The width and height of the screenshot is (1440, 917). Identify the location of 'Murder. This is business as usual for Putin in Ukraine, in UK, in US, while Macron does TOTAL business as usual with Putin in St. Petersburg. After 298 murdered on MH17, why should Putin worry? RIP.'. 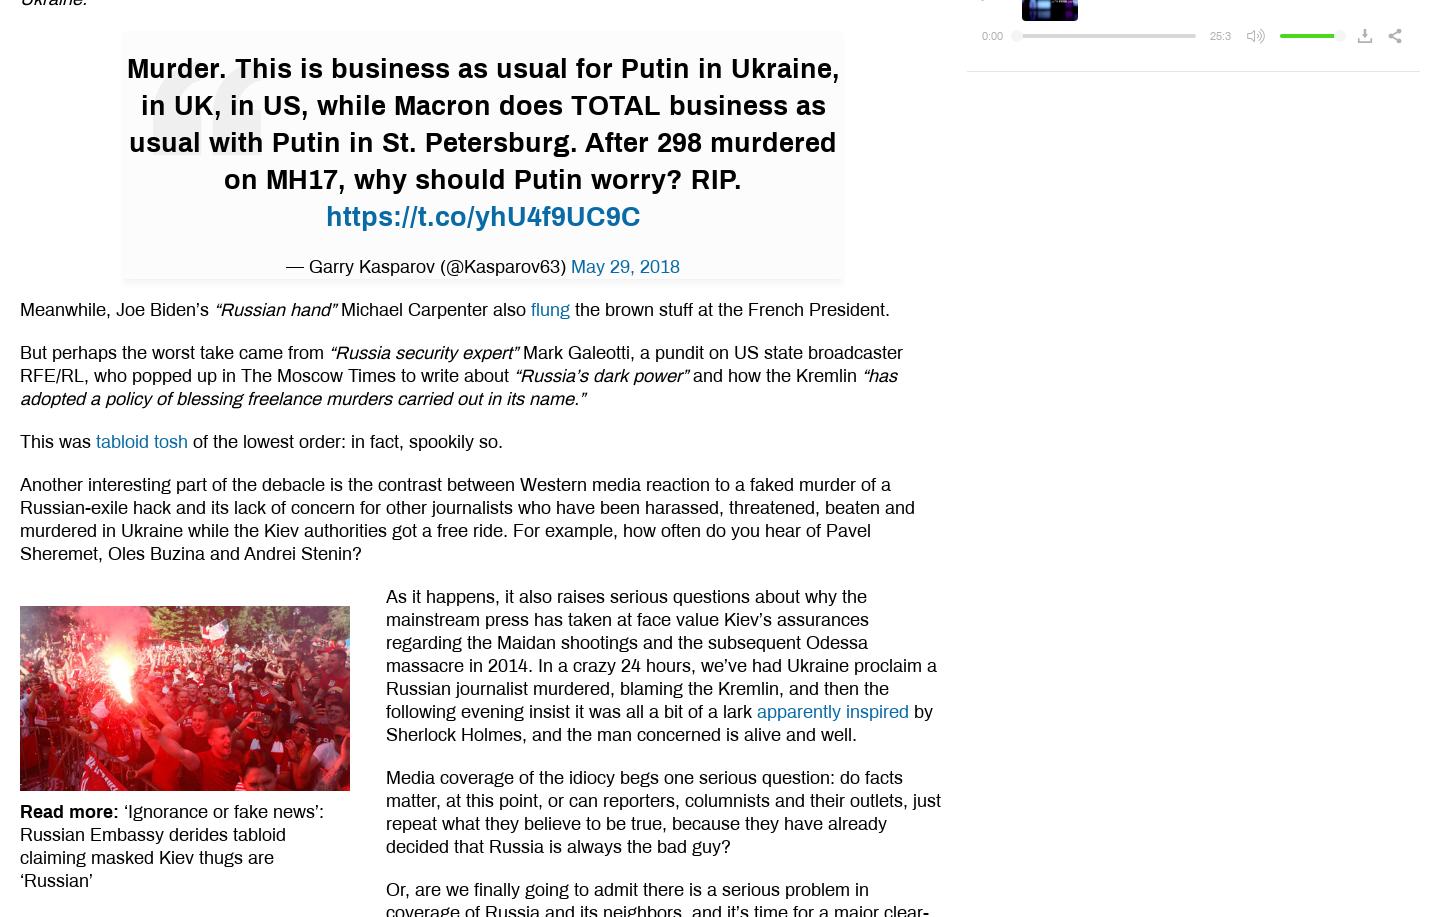
(481, 122).